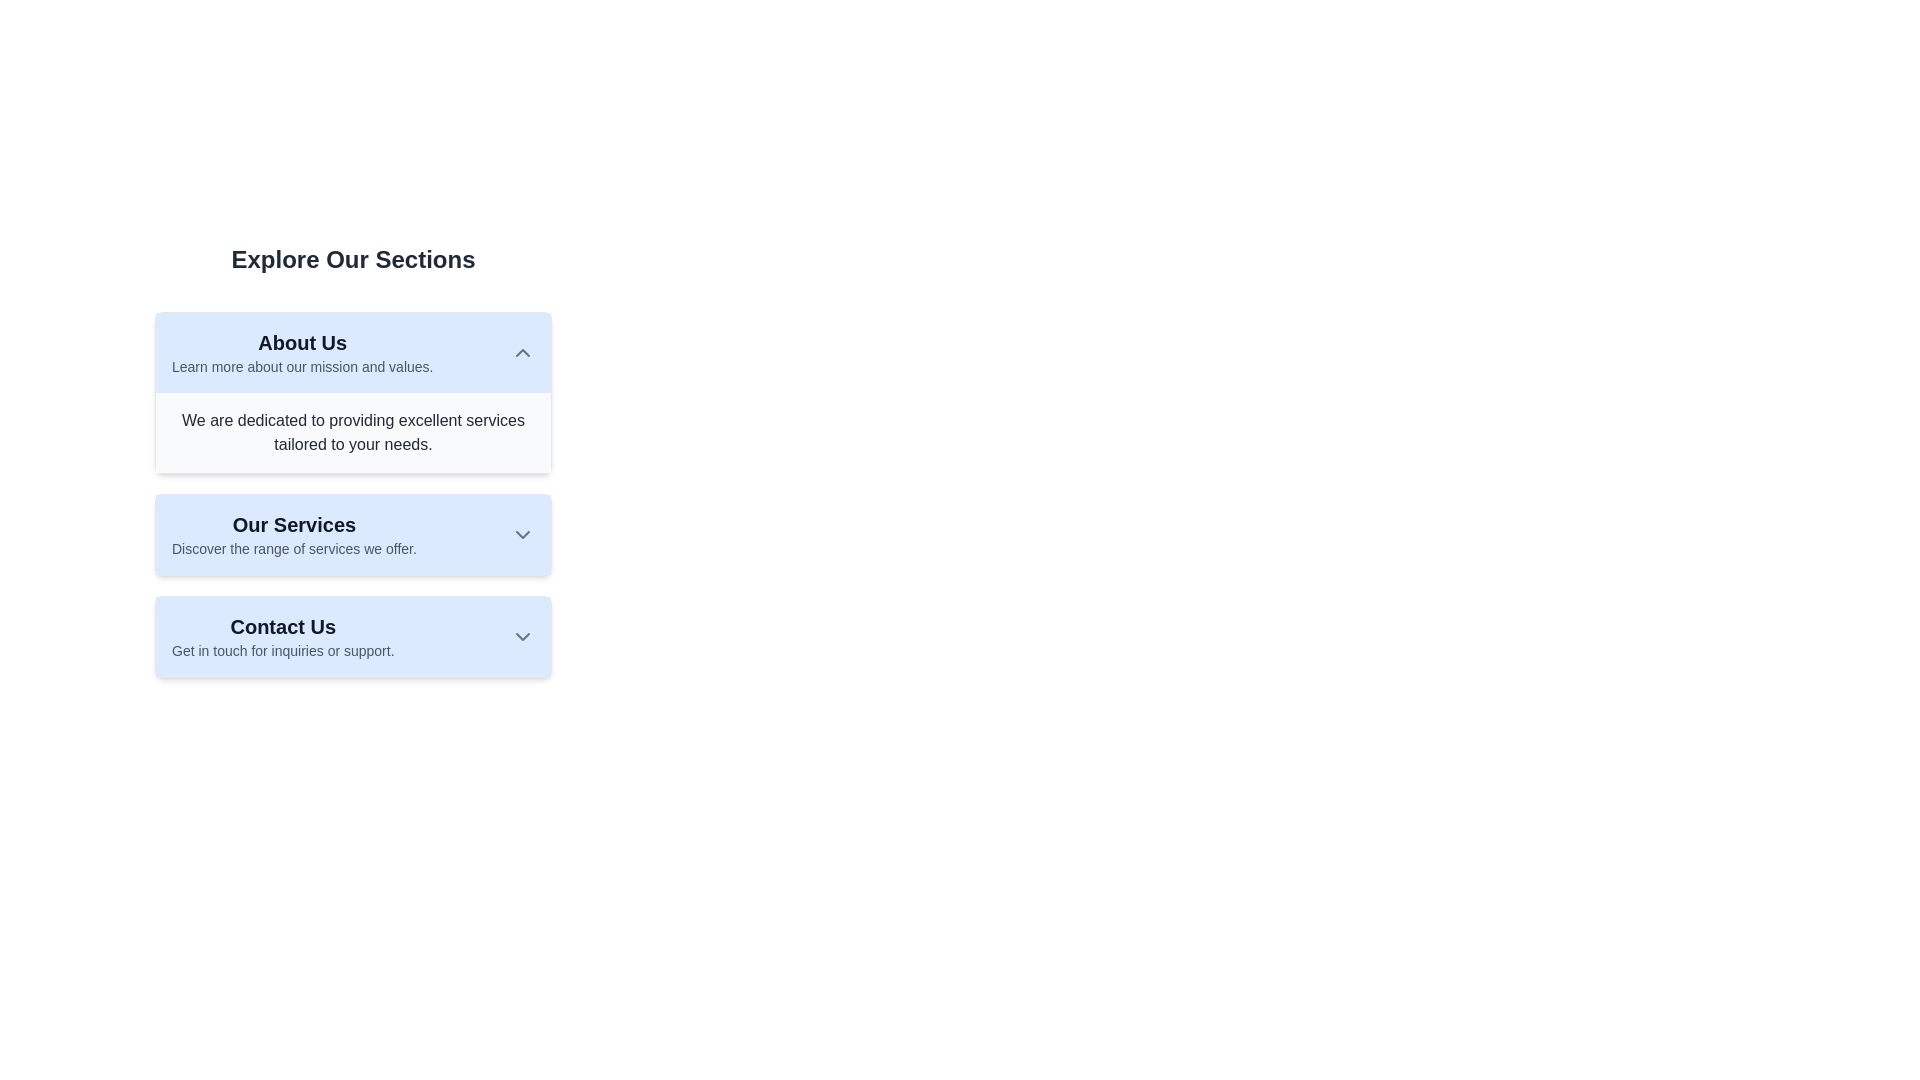 This screenshot has width=1920, height=1080. Describe the element at coordinates (282, 651) in the screenshot. I see `the text element that reads 'Get in touch for inquiries or support.' which is styled in gray and positioned below the 'Contact Us' header` at that location.